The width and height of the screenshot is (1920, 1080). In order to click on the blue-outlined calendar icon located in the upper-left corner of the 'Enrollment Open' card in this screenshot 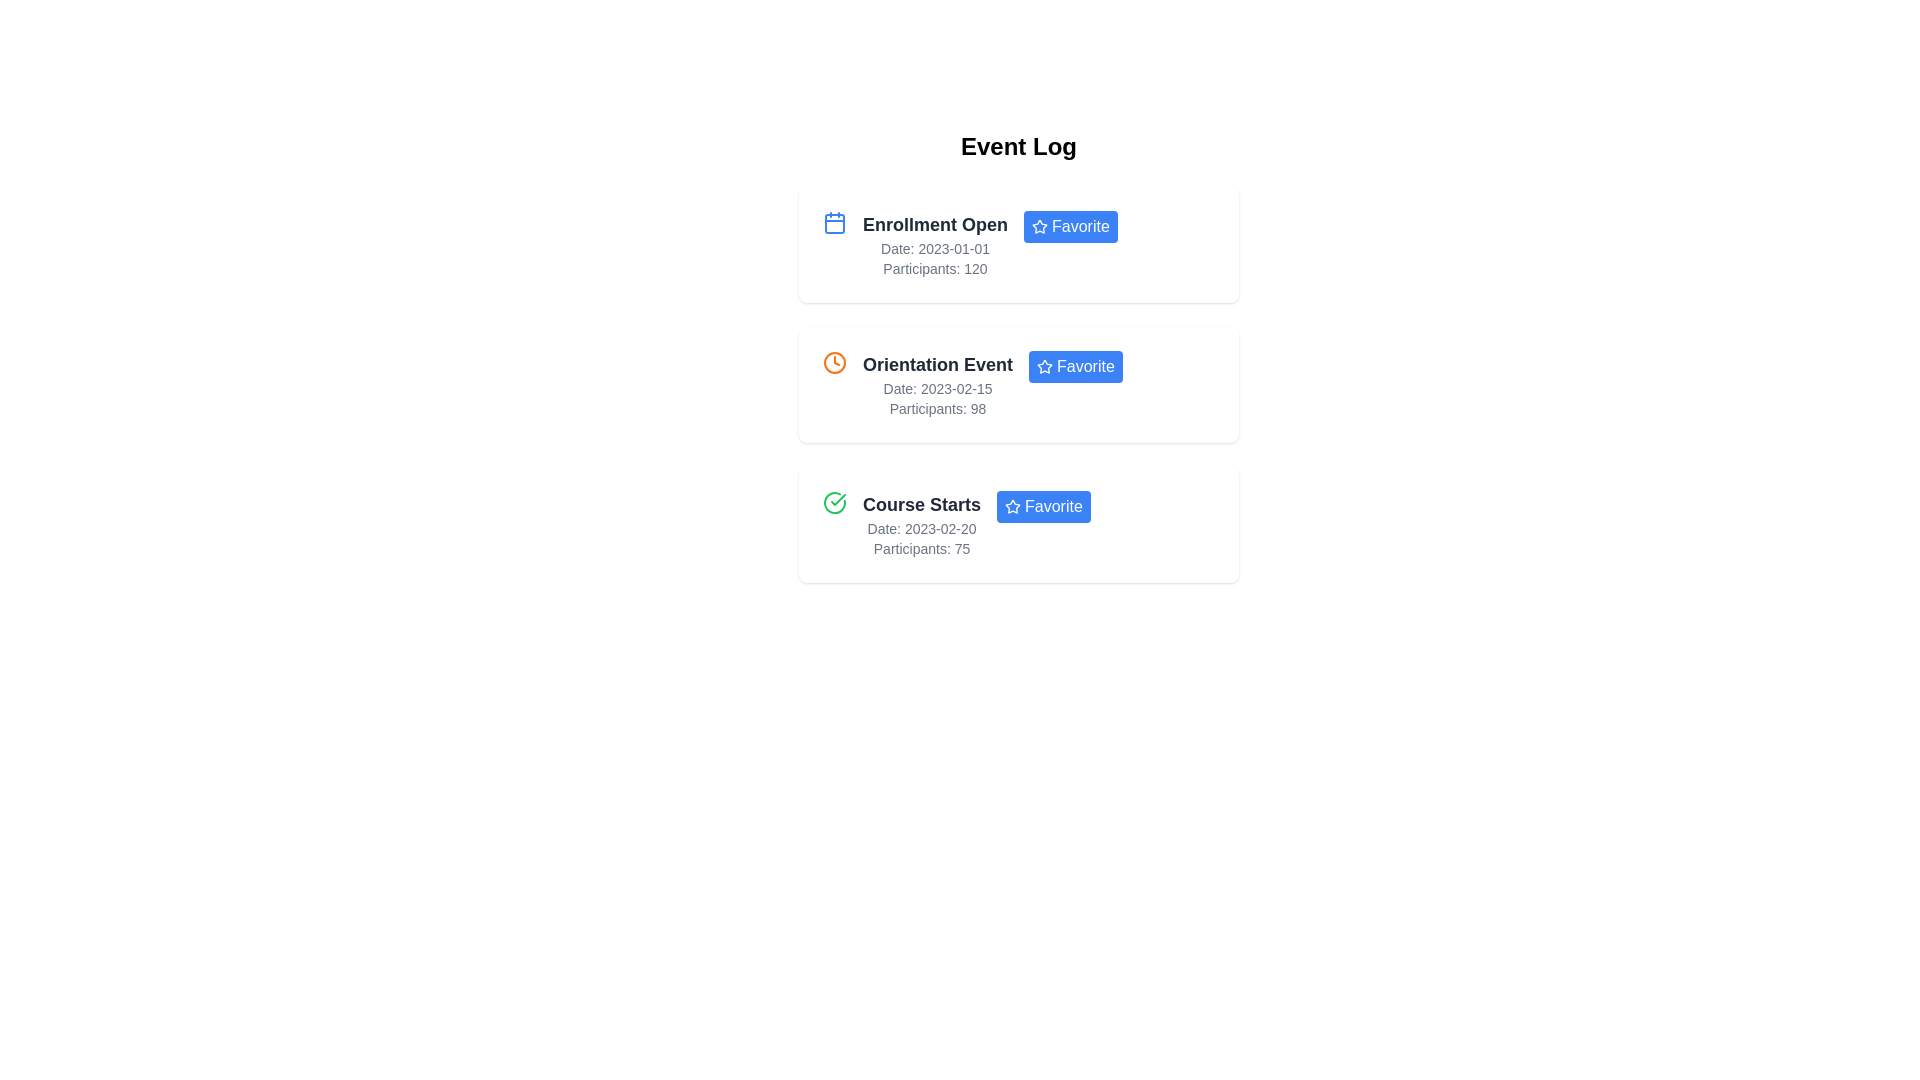, I will do `click(835, 223)`.